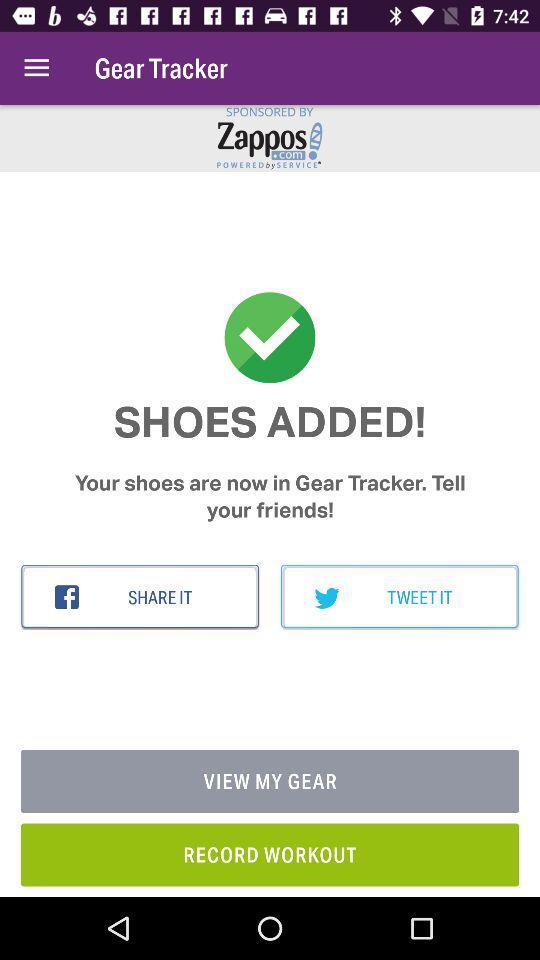 This screenshot has width=540, height=960. I want to click on the record workout, so click(270, 853).